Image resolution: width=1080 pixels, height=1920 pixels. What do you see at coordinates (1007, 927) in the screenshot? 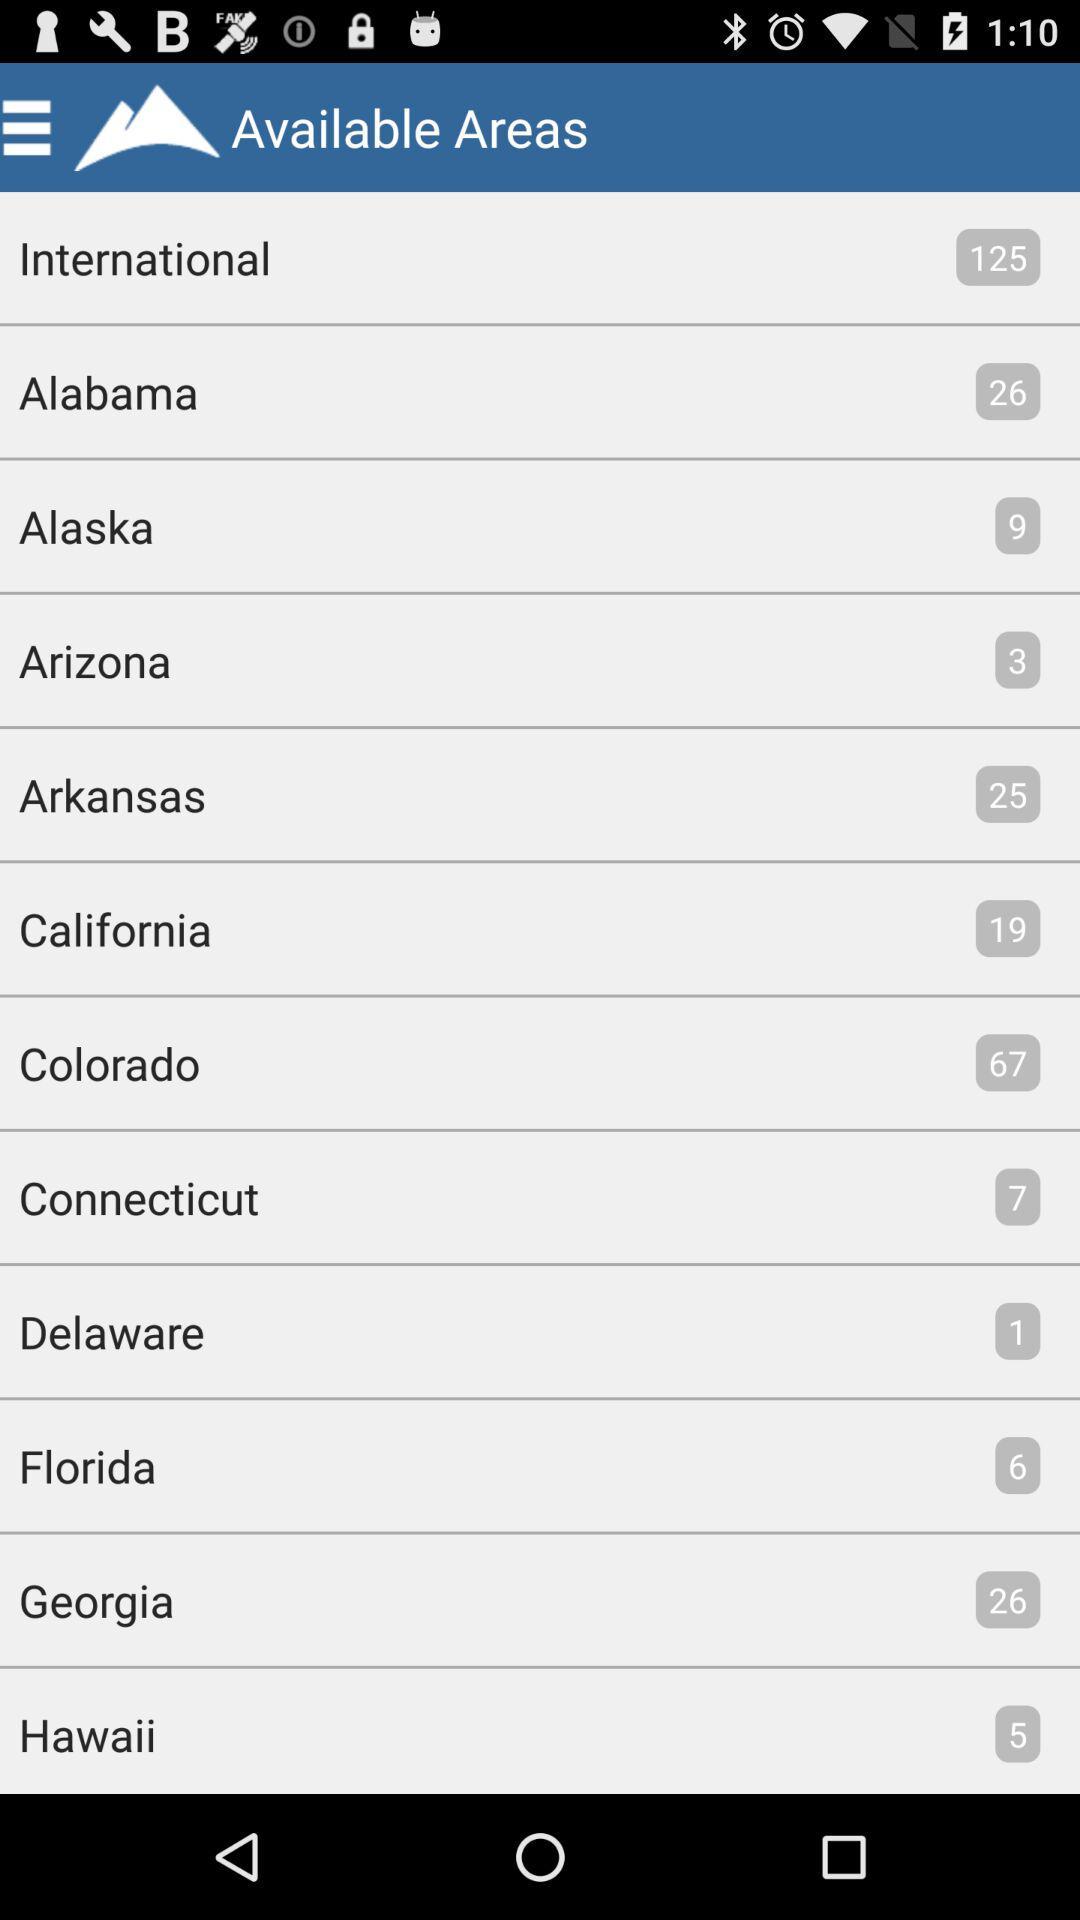
I see `the app to the right of the california app` at bounding box center [1007, 927].